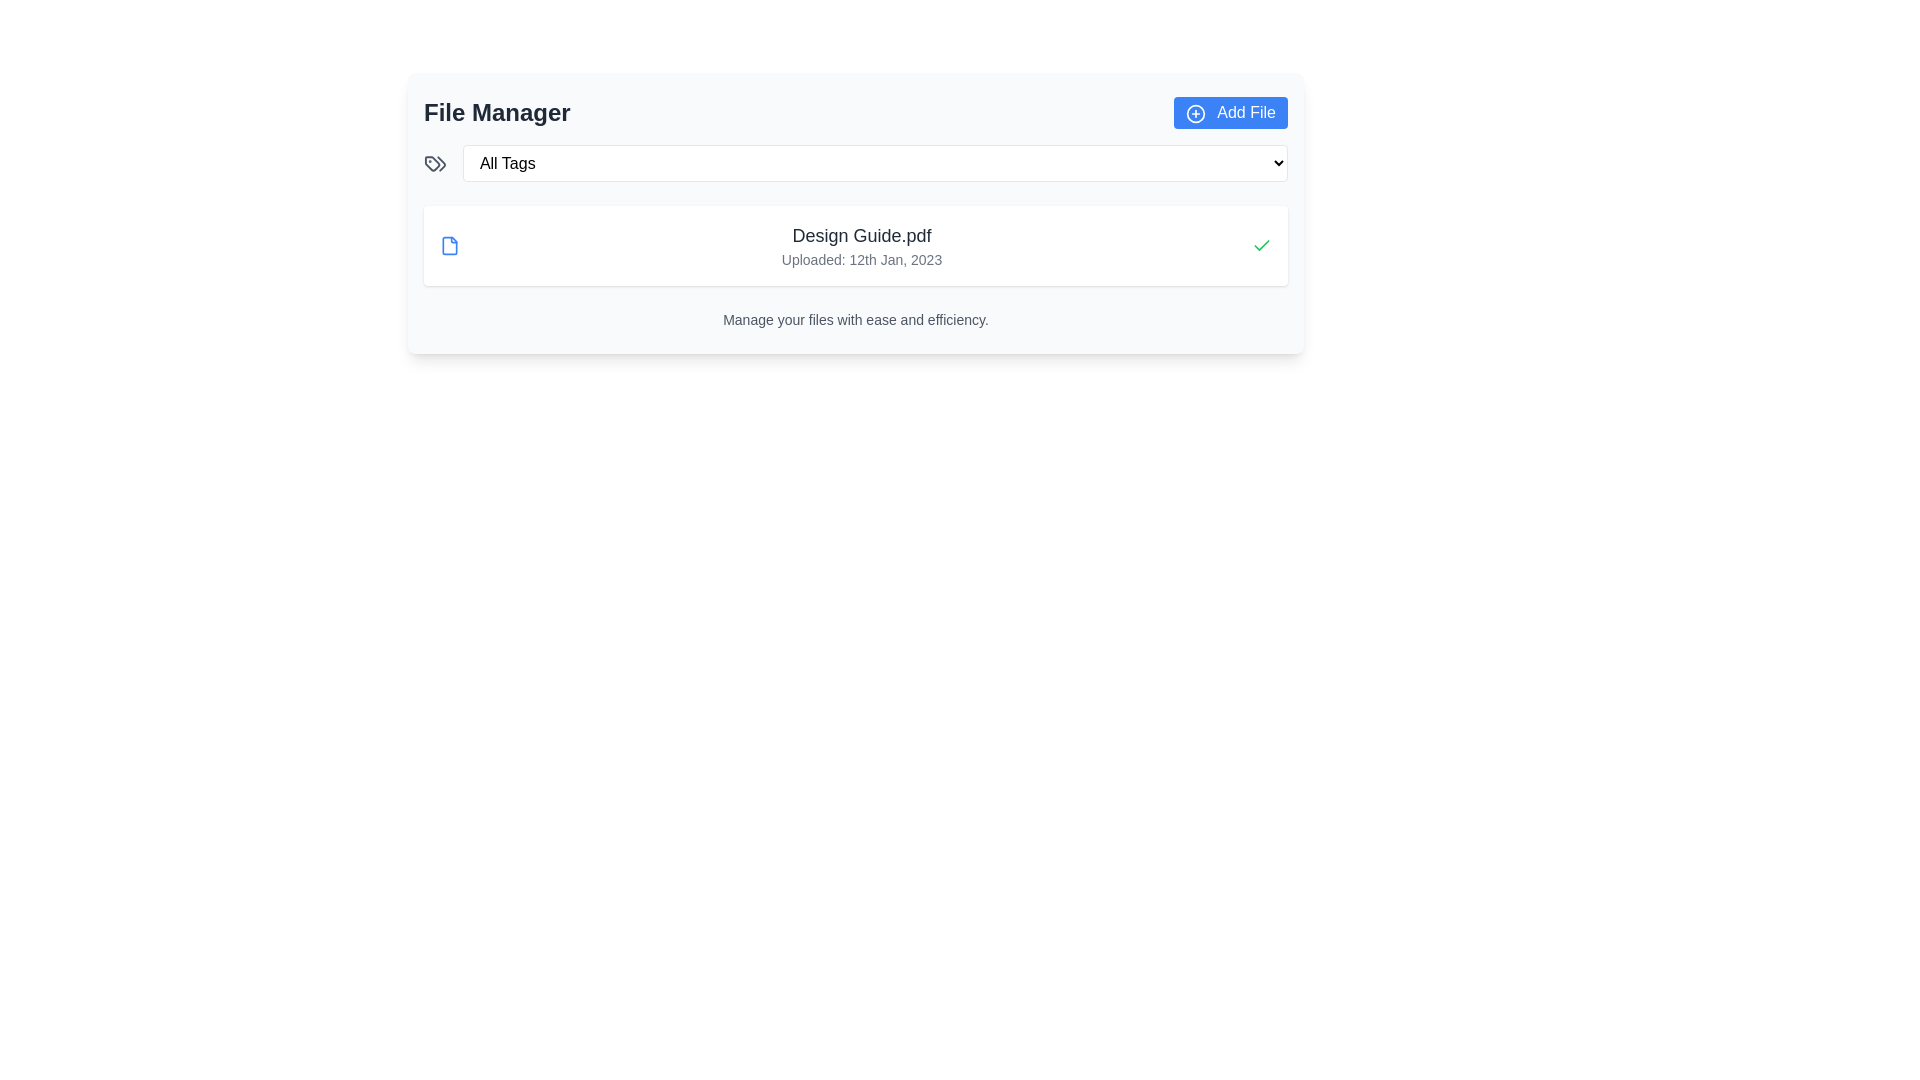  Describe the element at coordinates (862, 234) in the screenshot. I see `the static text label displaying the name of a file in the file manager, located below the 'File Manager' header` at that location.